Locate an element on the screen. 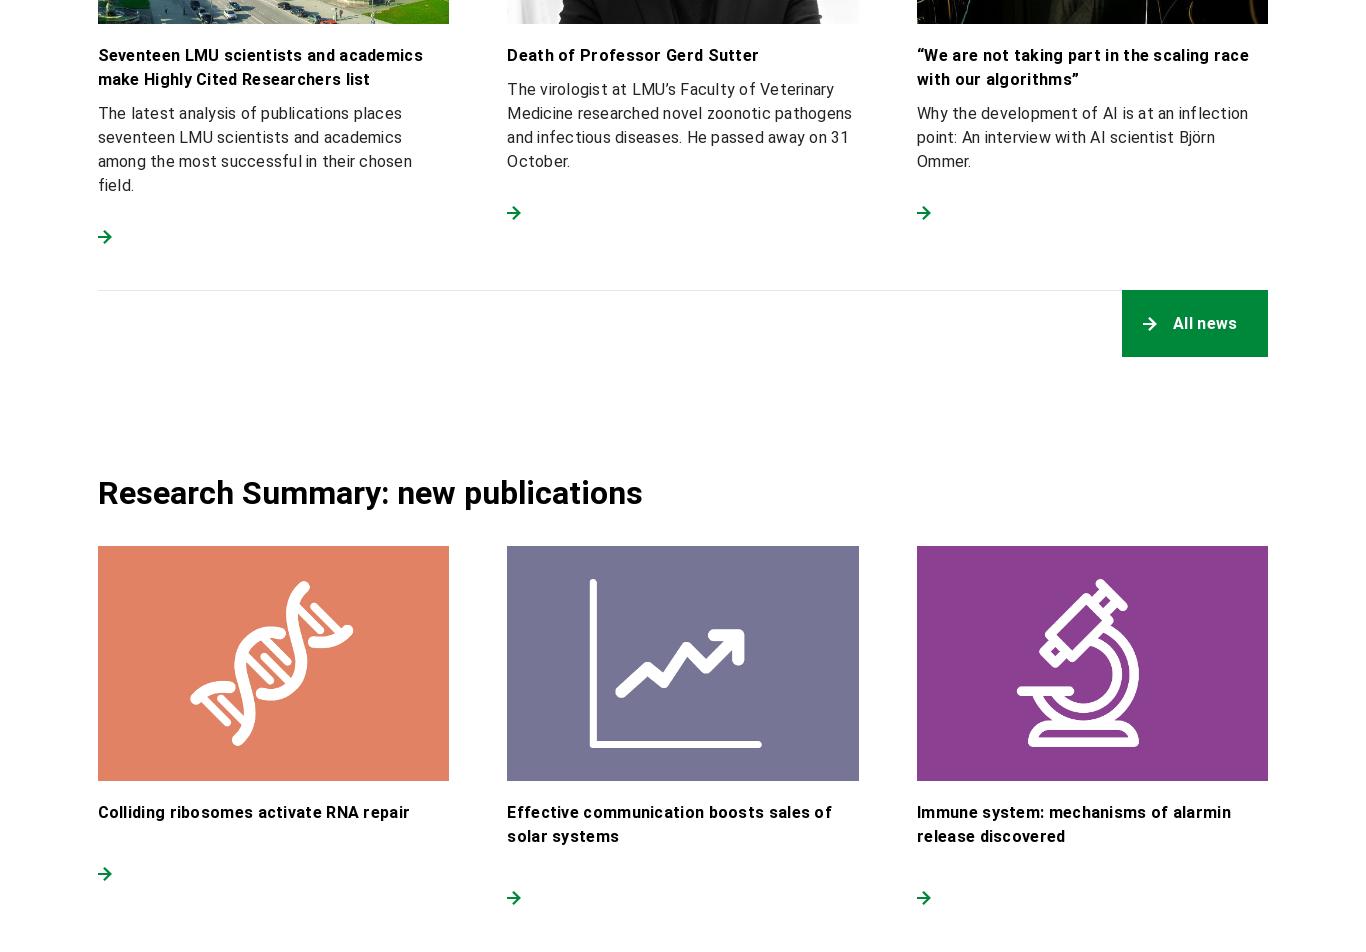 This screenshot has width=1366, height=952. 'The virologist at LMU’s Faculty of Veterinary Medicine researched novel zoonotic pathogens and infectious diseases. He passed away on 31 October.' is located at coordinates (678, 124).